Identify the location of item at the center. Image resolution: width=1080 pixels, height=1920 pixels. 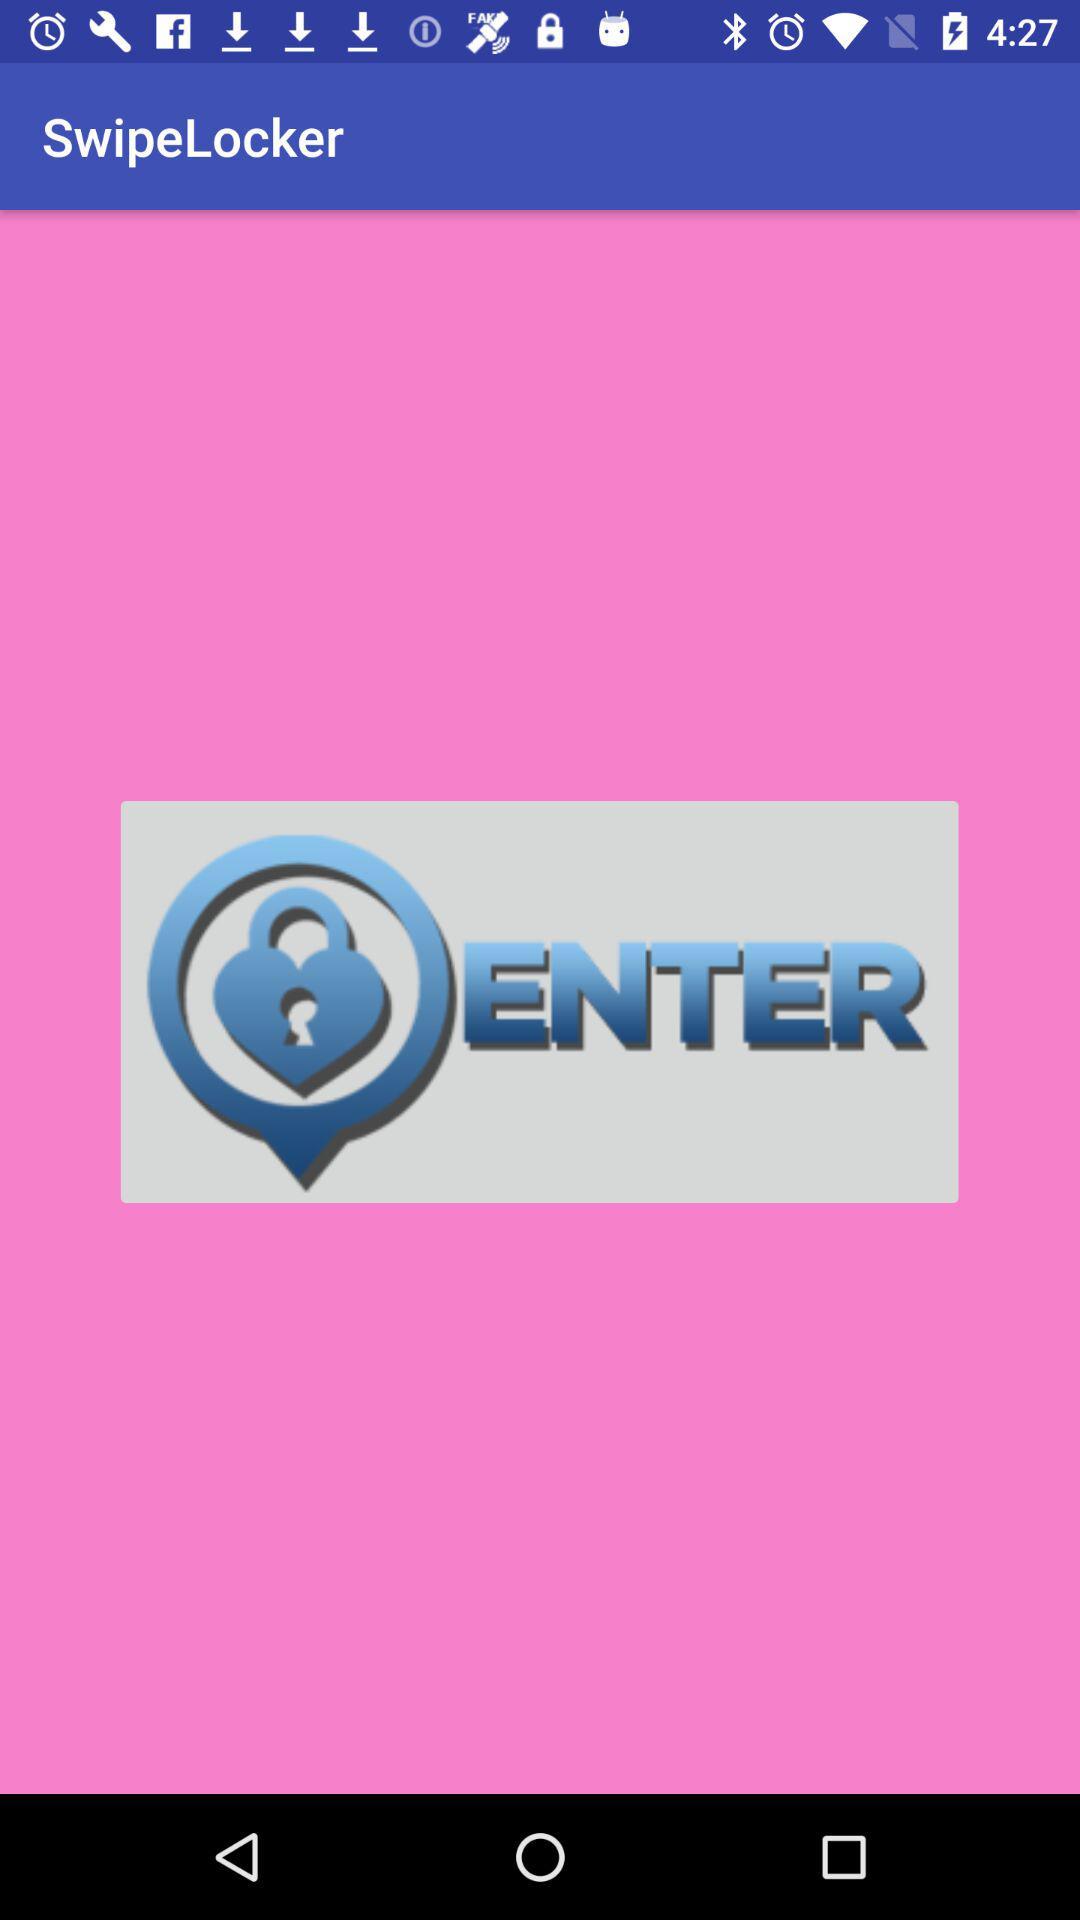
(538, 1002).